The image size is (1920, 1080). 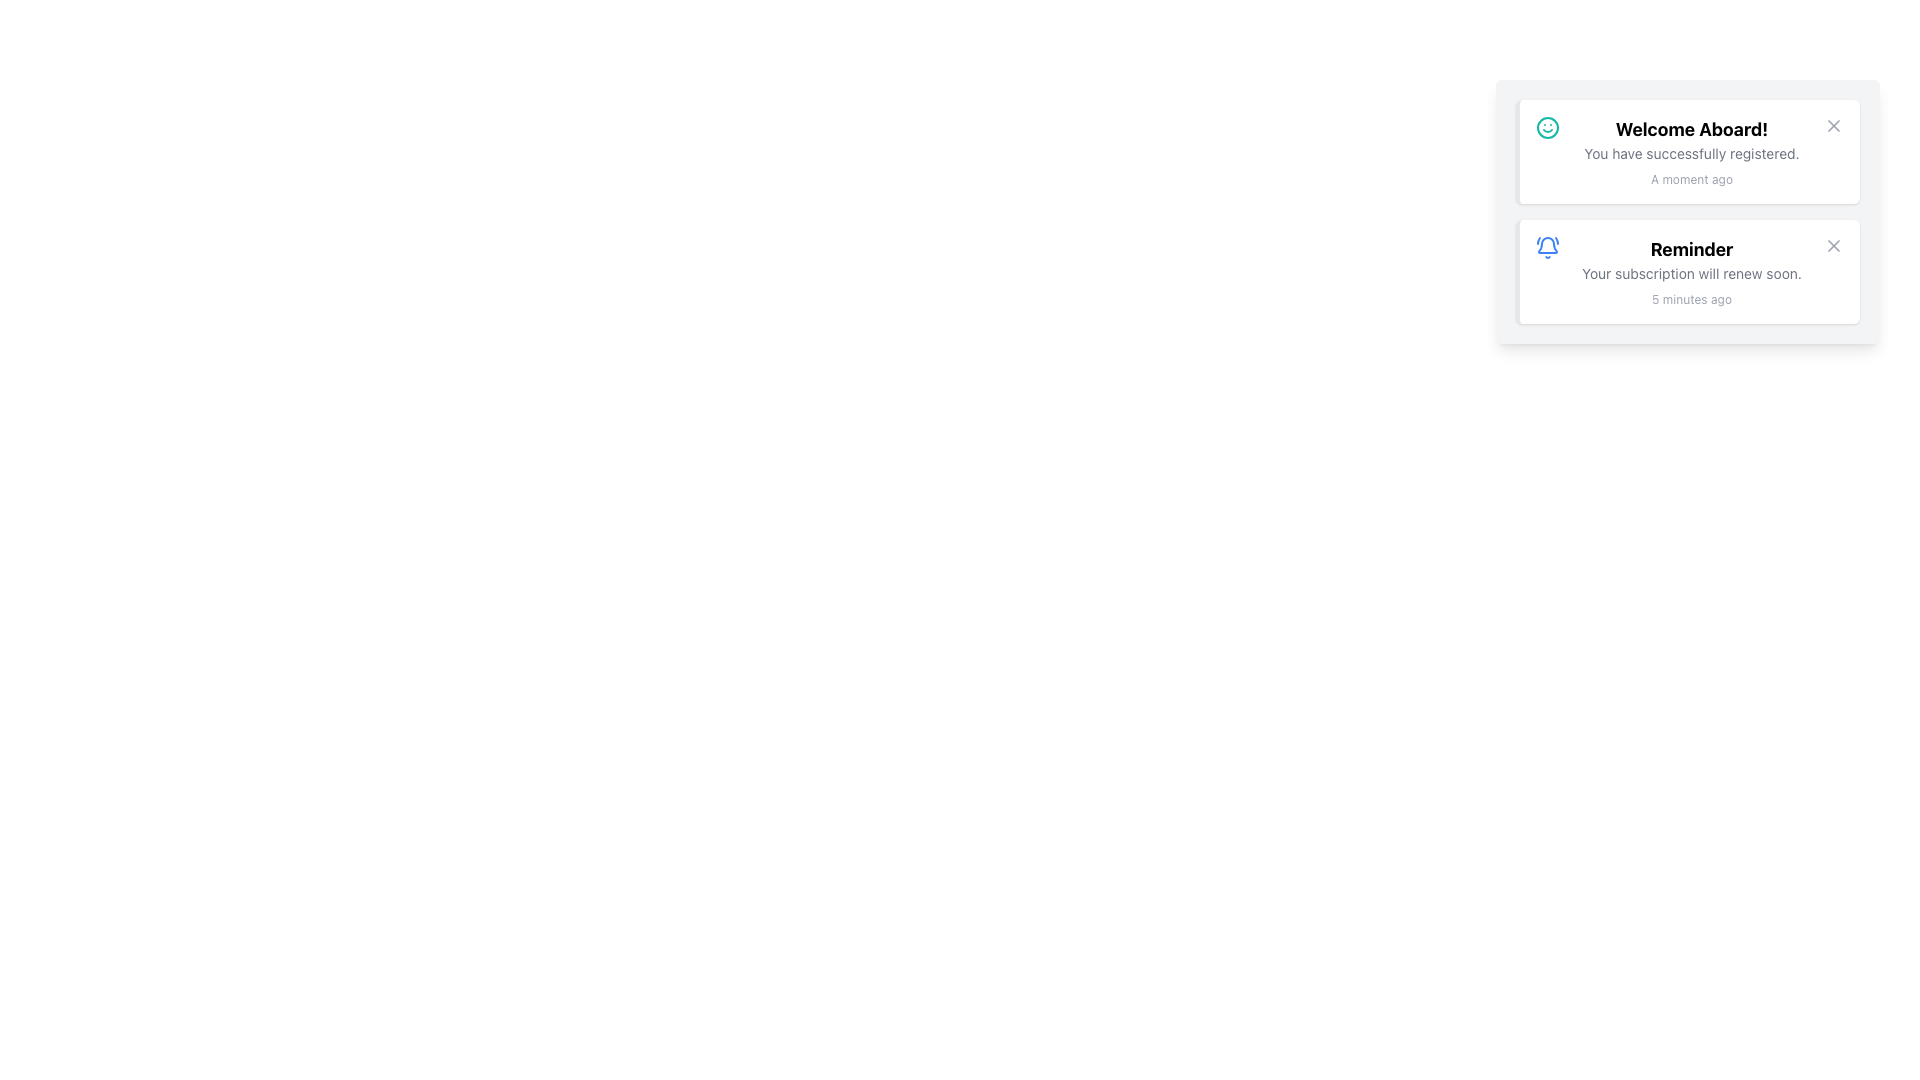 I want to click on the teal-colored circular boundary of the smiley face icon located in the upper notification card adjacent to the 'Welcome Aboard!' text, so click(x=1547, y=127).